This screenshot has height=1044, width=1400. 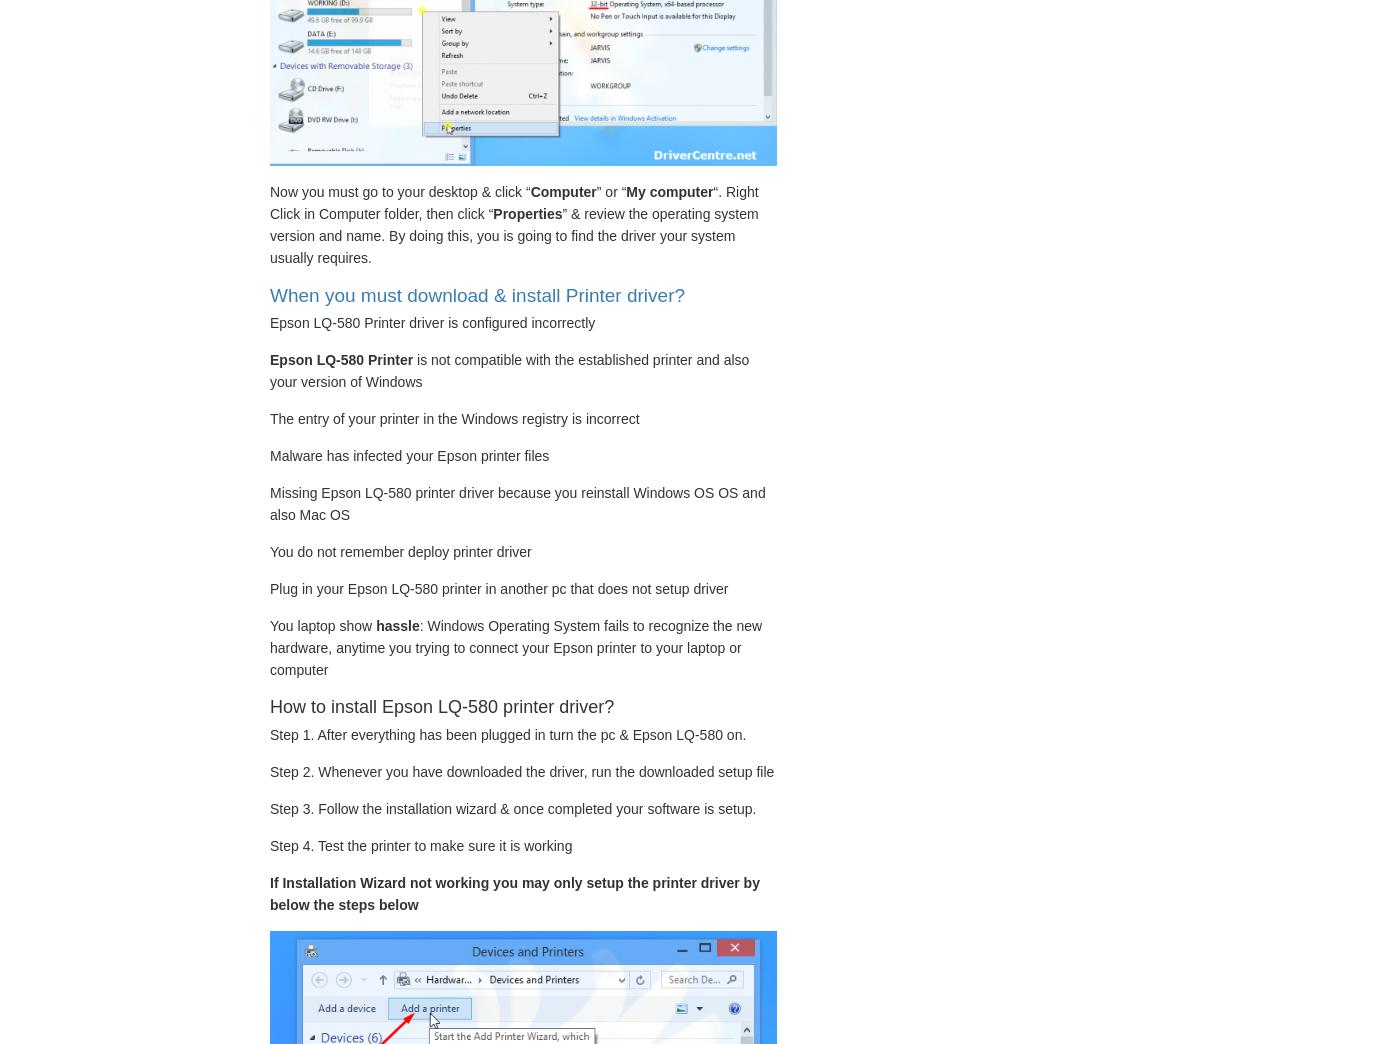 What do you see at coordinates (508, 371) in the screenshot?
I see `'is not compatible with the established printer and also your version of Windows'` at bounding box center [508, 371].